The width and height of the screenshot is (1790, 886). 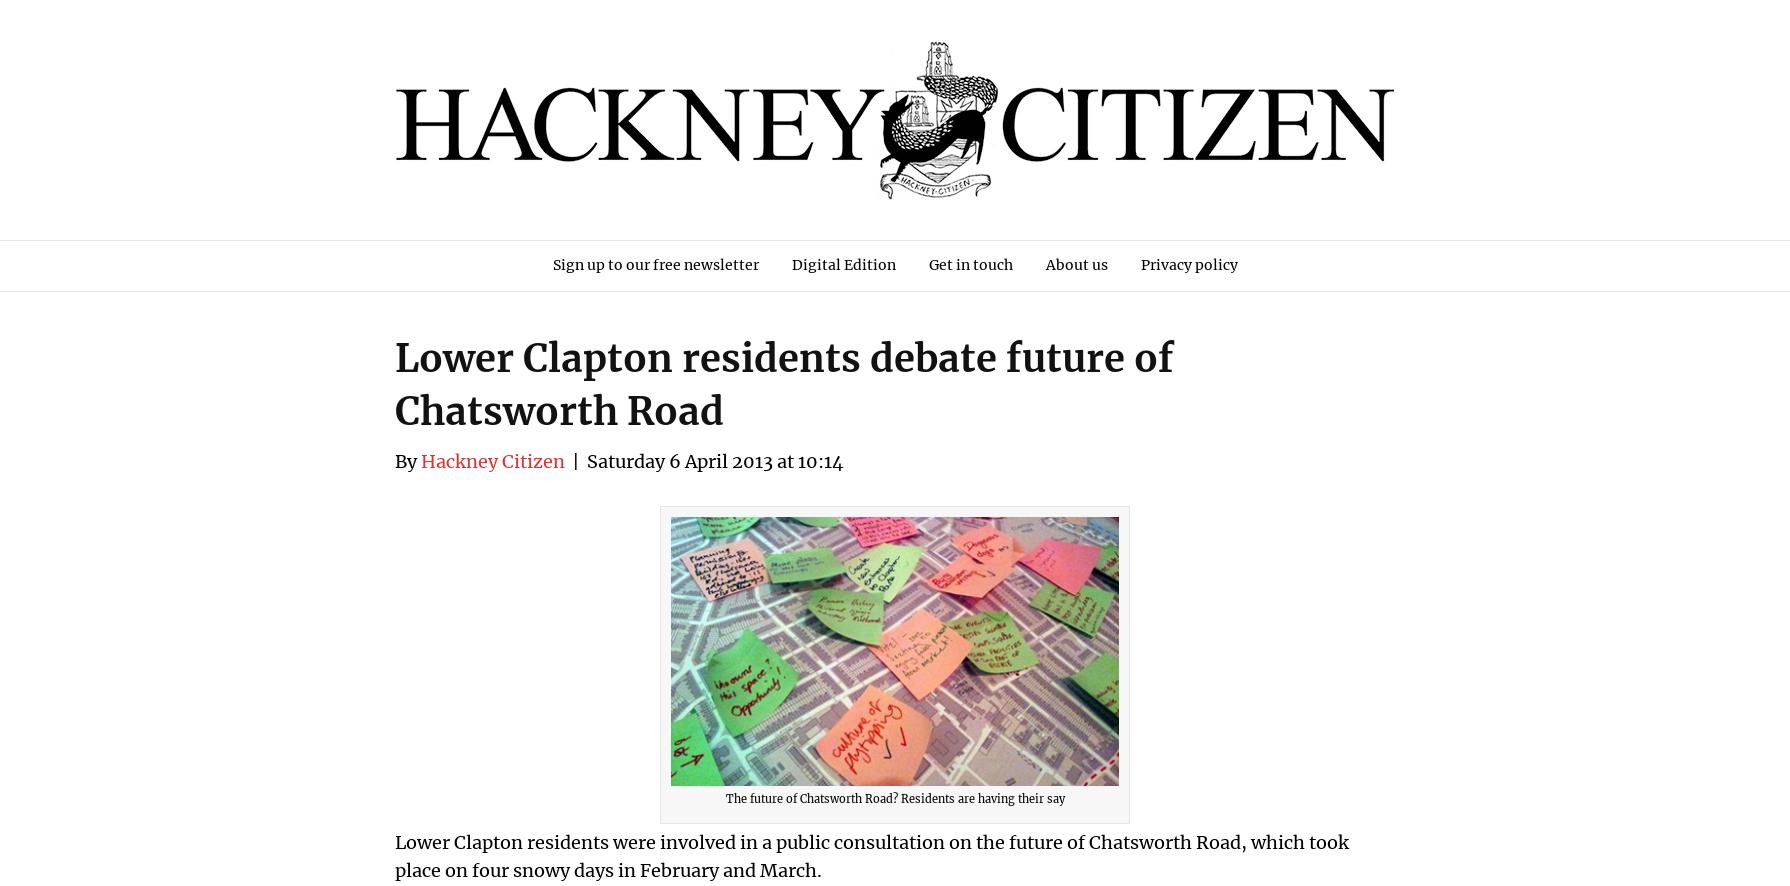 What do you see at coordinates (566, 460) in the screenshot?
I see `'|'` at bounding box center [566, 460].